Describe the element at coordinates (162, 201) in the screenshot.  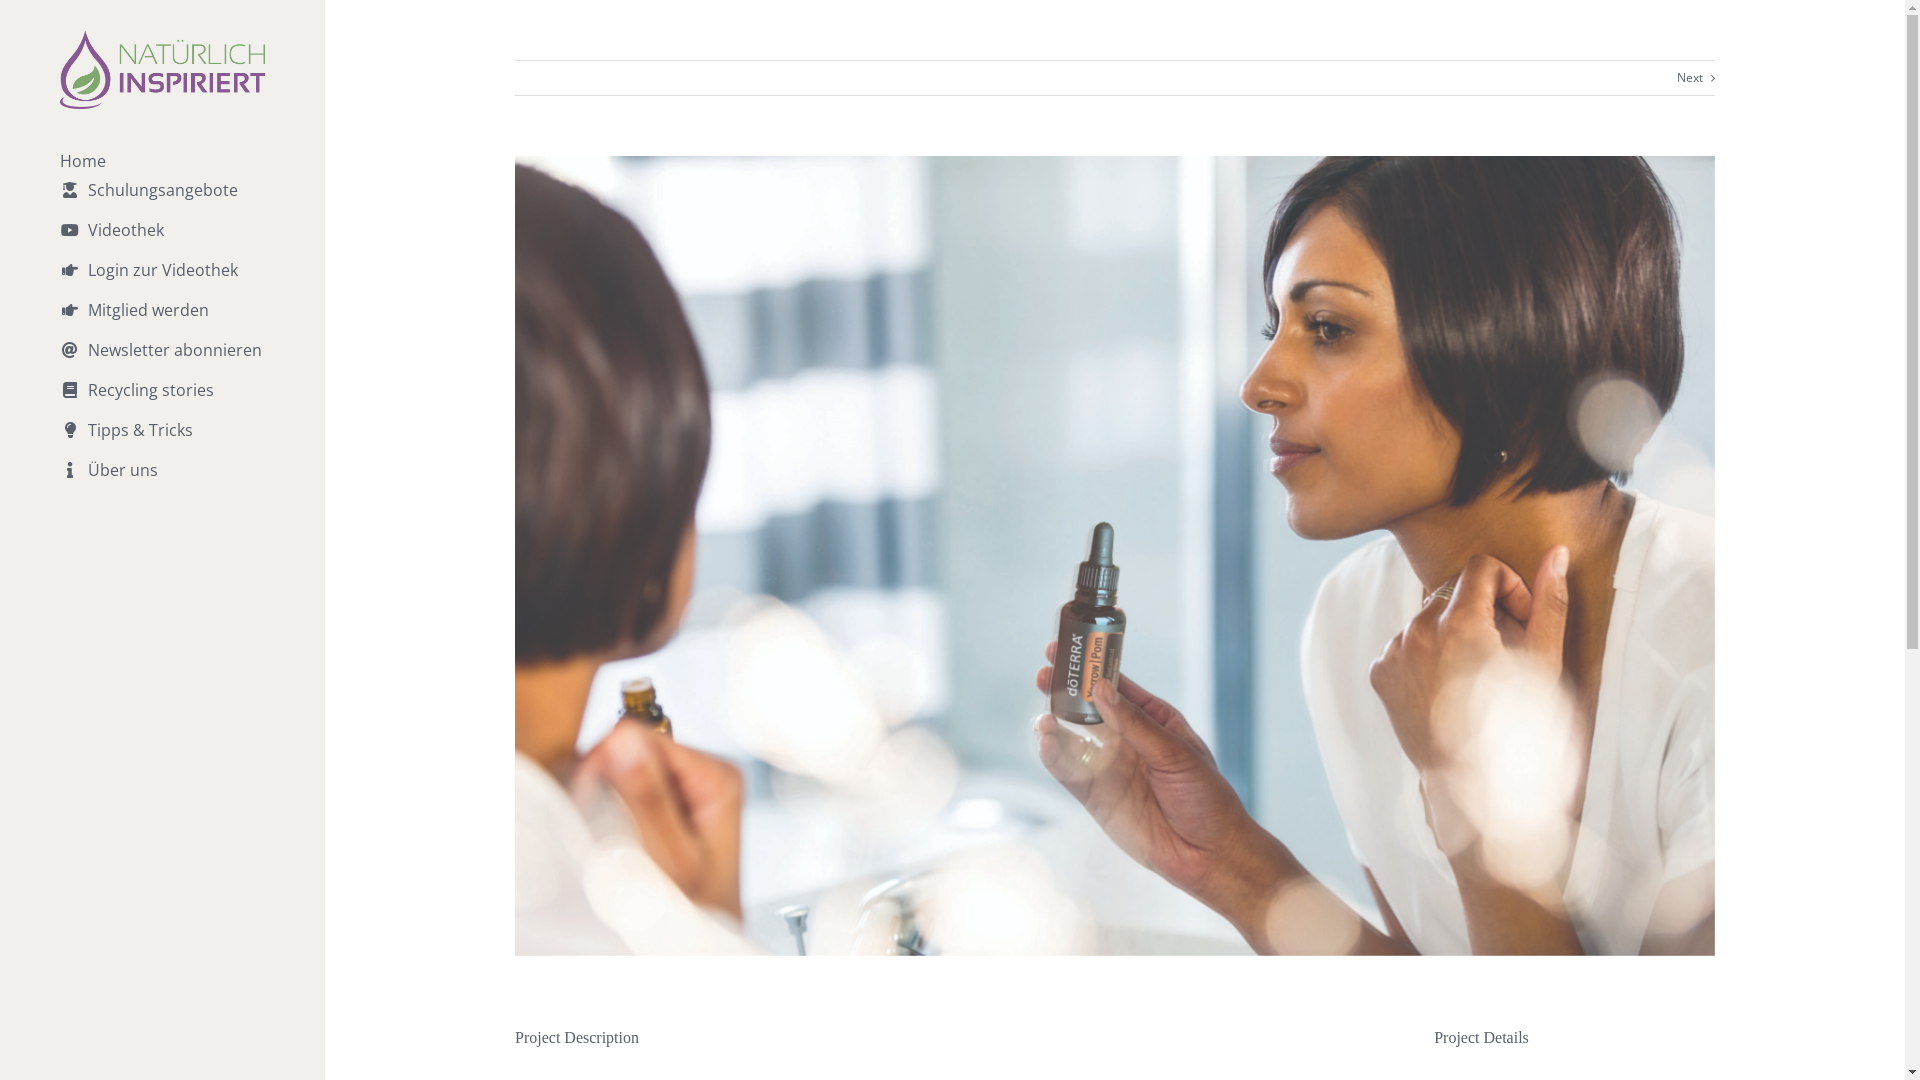
I see `'Schulungsangebote'` at that location.